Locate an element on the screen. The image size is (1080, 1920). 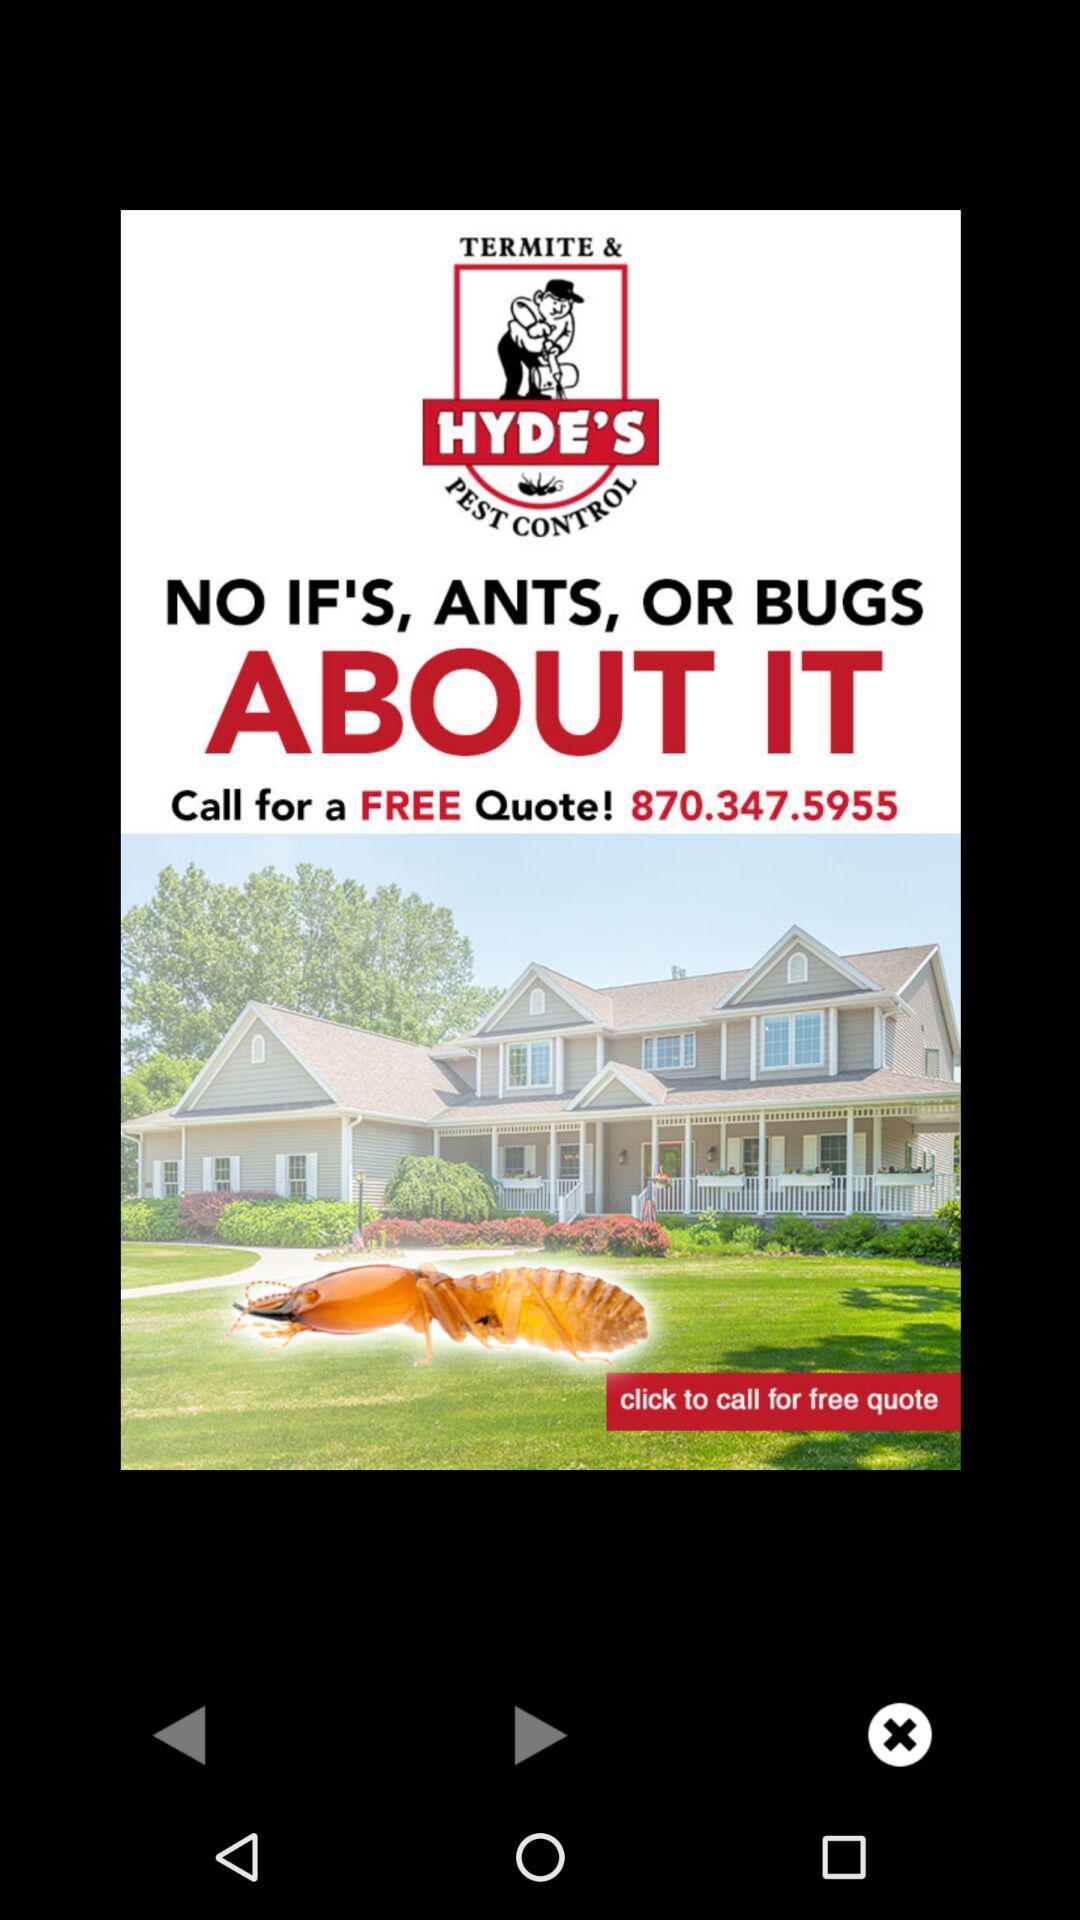
the close is located at coordinates (898, 1733).